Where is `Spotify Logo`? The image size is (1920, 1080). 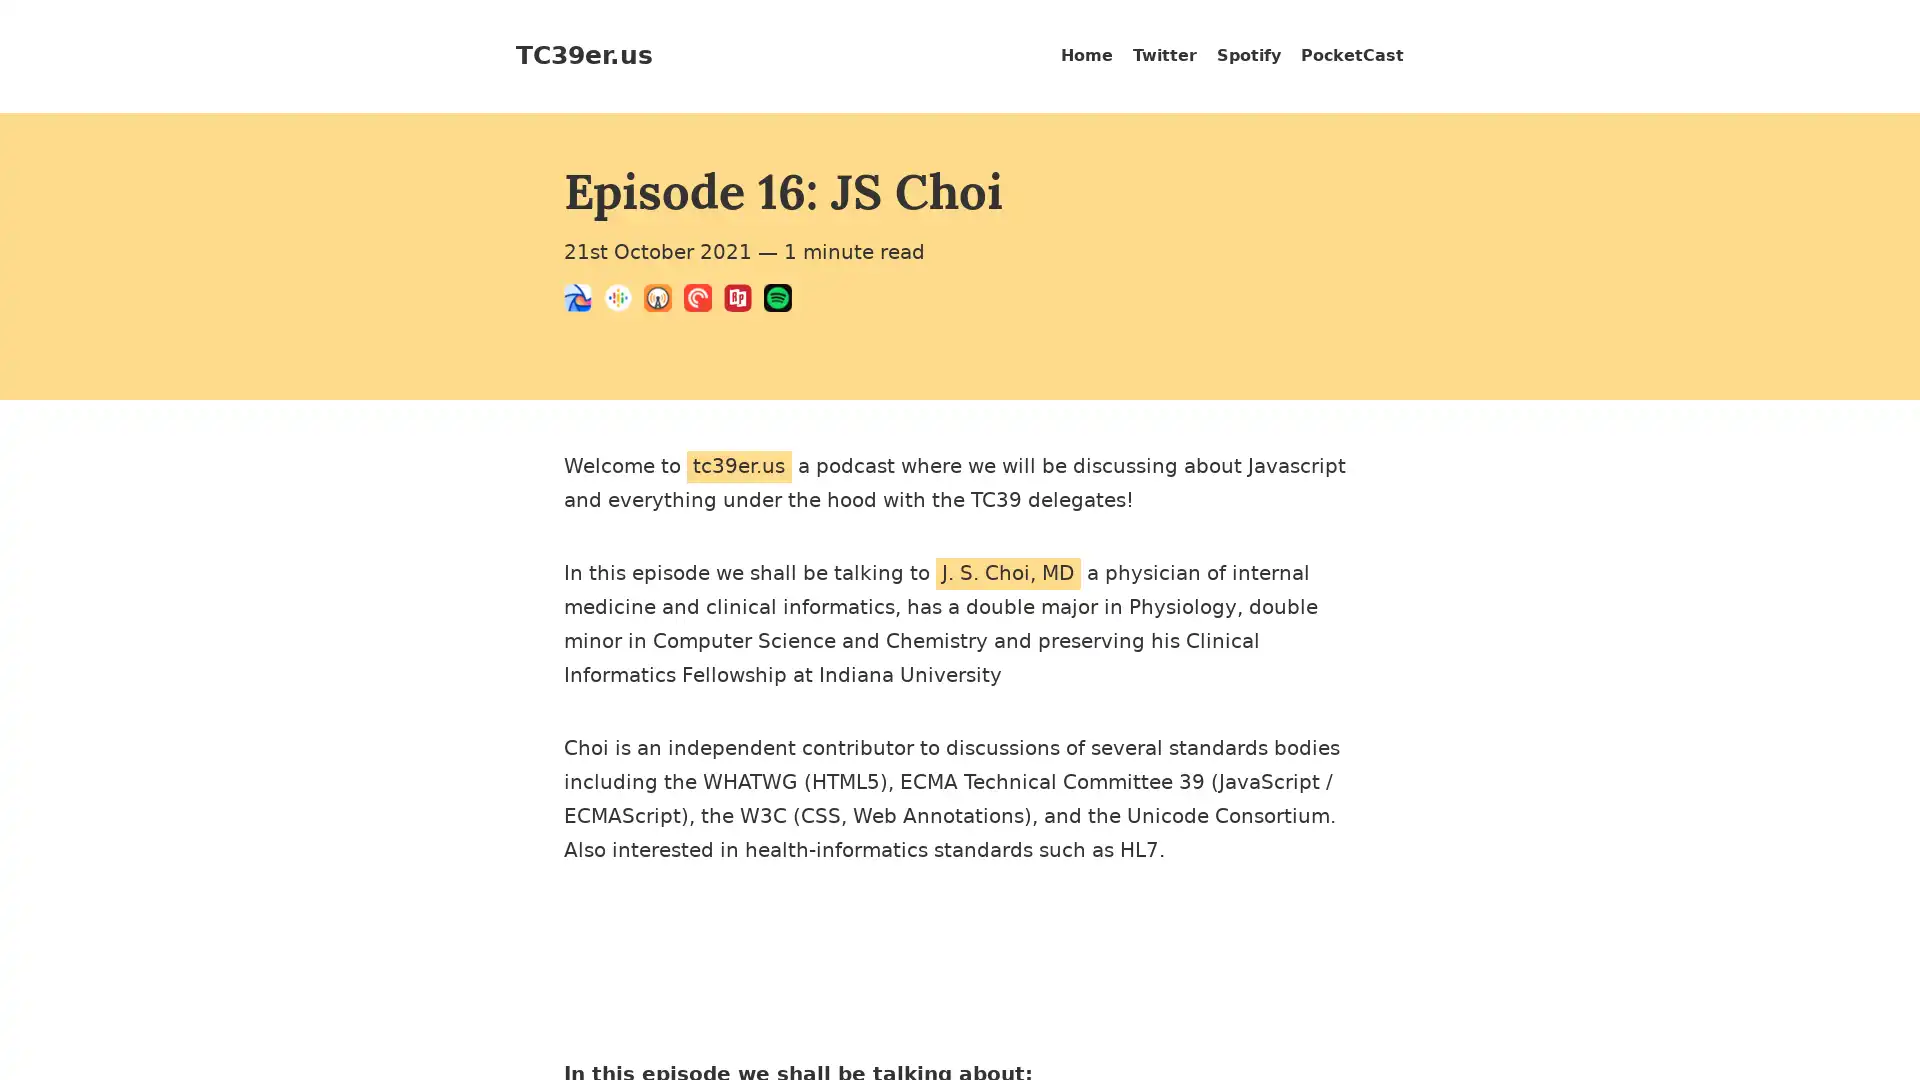
Spotify Logo is located at coordinates (782, 301).